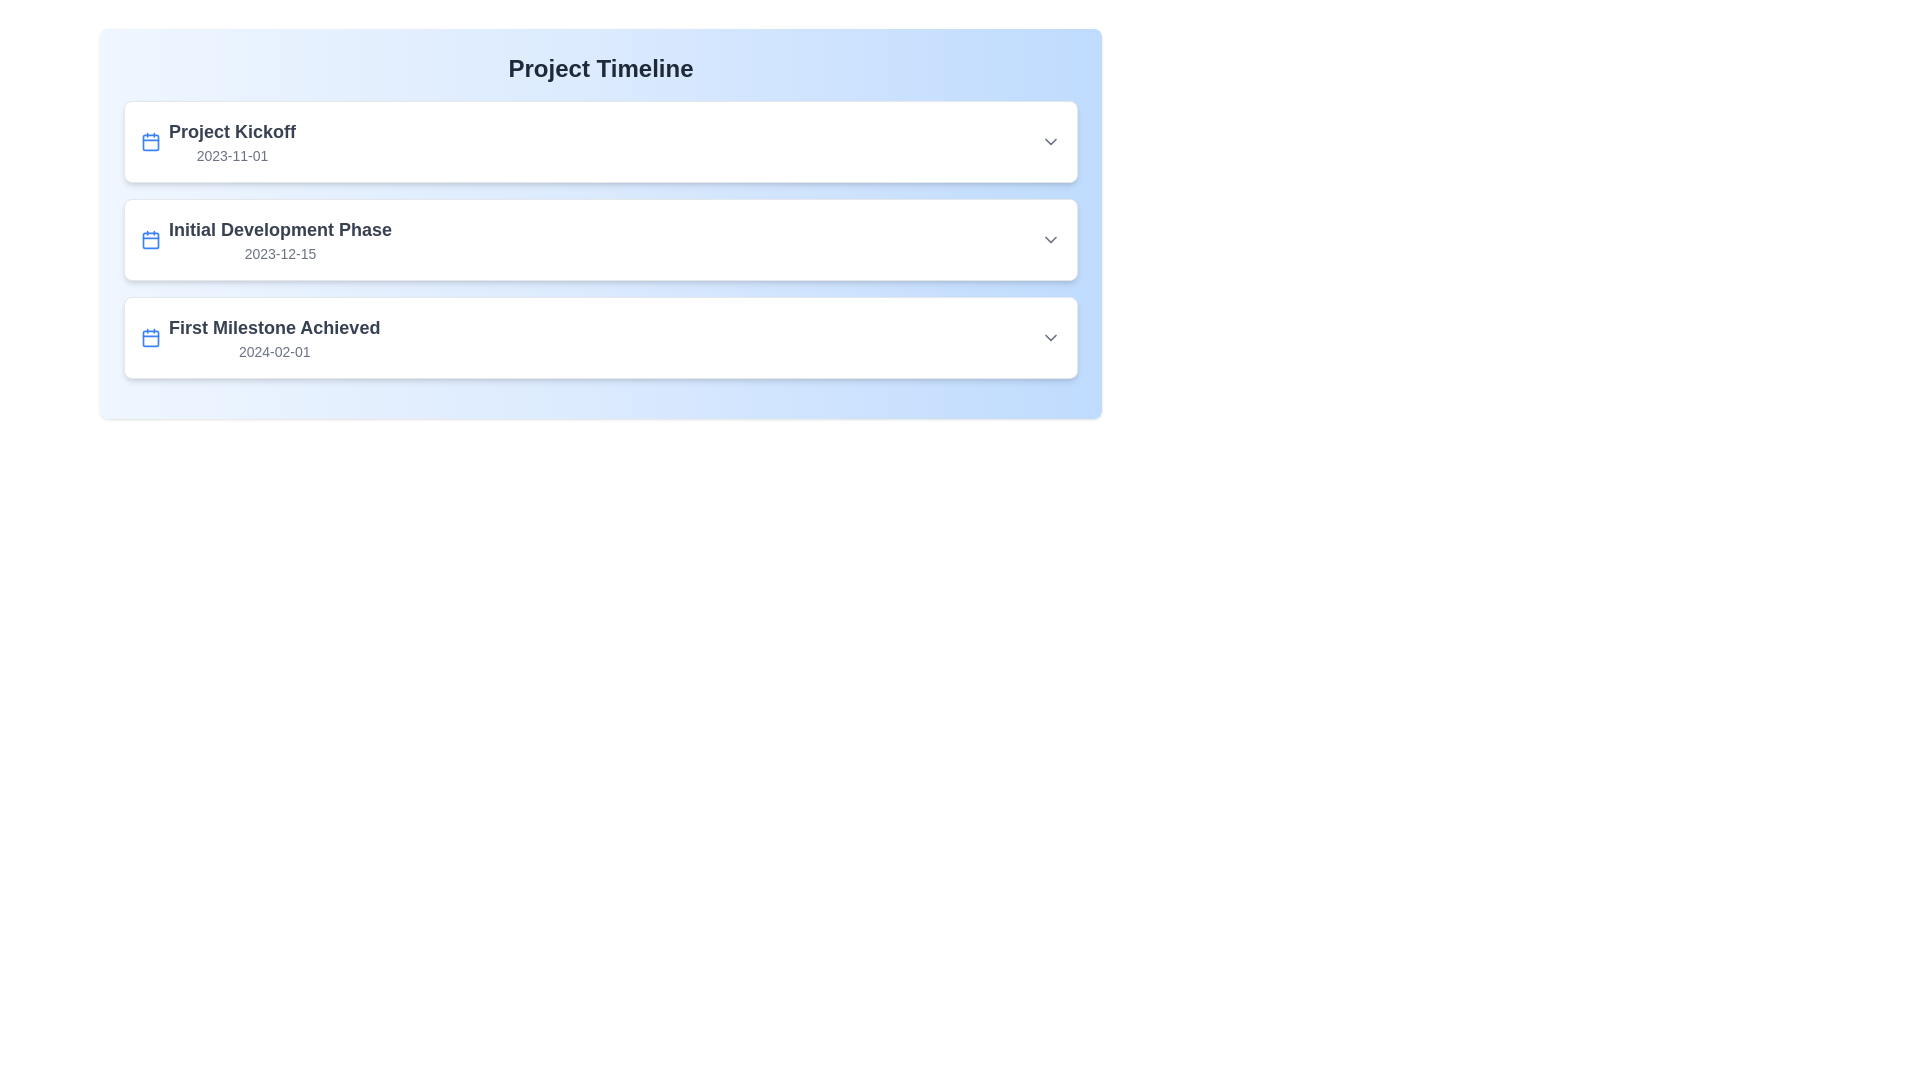 The width and height of the screenshot is (1920, 1080). Describe the element at coordinates (149, 141) in the screenshot. I see `the calendar icon component located to the left of the 'Project Kickoff' title, which is a rectangular figure with rounded corners` at that location.